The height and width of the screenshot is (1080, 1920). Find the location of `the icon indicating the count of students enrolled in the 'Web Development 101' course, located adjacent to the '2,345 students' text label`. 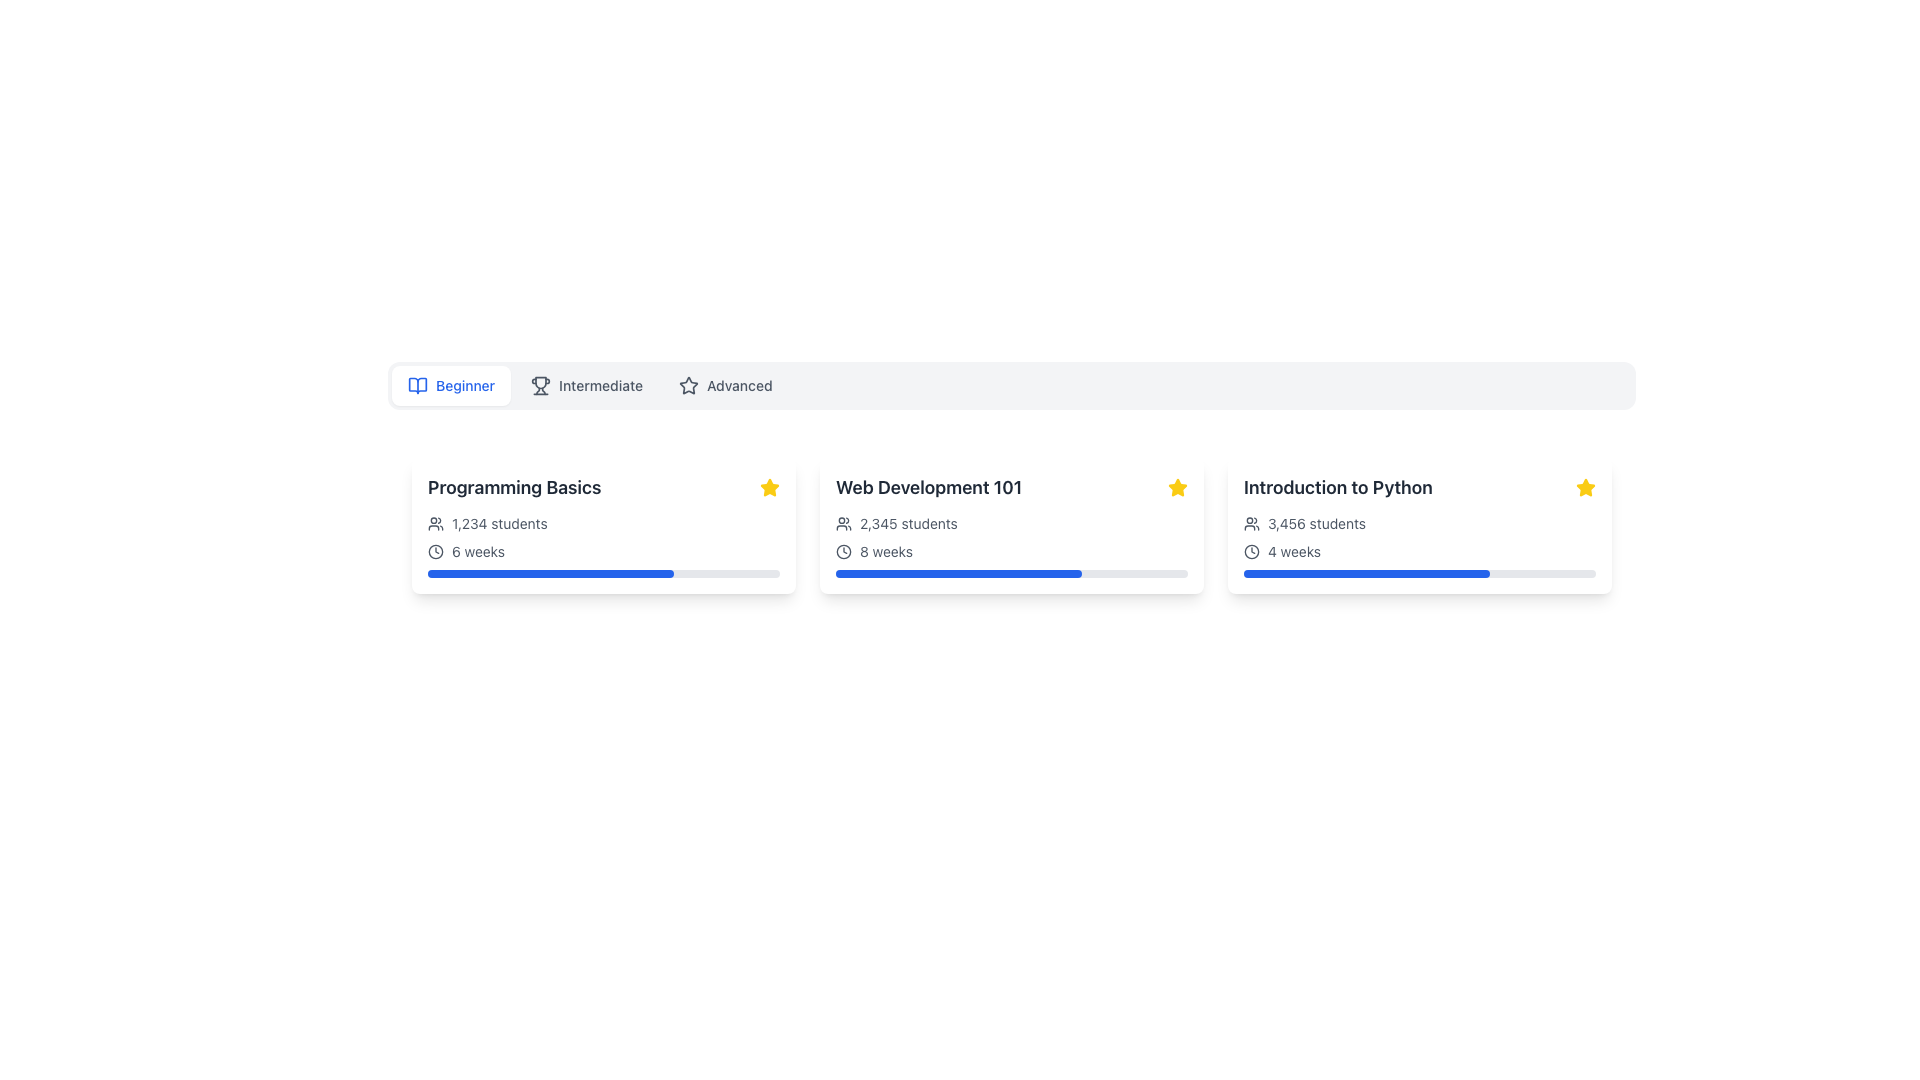

the icon indicating the count of students enrolled in the 'Web Development 101' course, located adjacent to the '2,345 students' text label is located at coordinates (844, 523).